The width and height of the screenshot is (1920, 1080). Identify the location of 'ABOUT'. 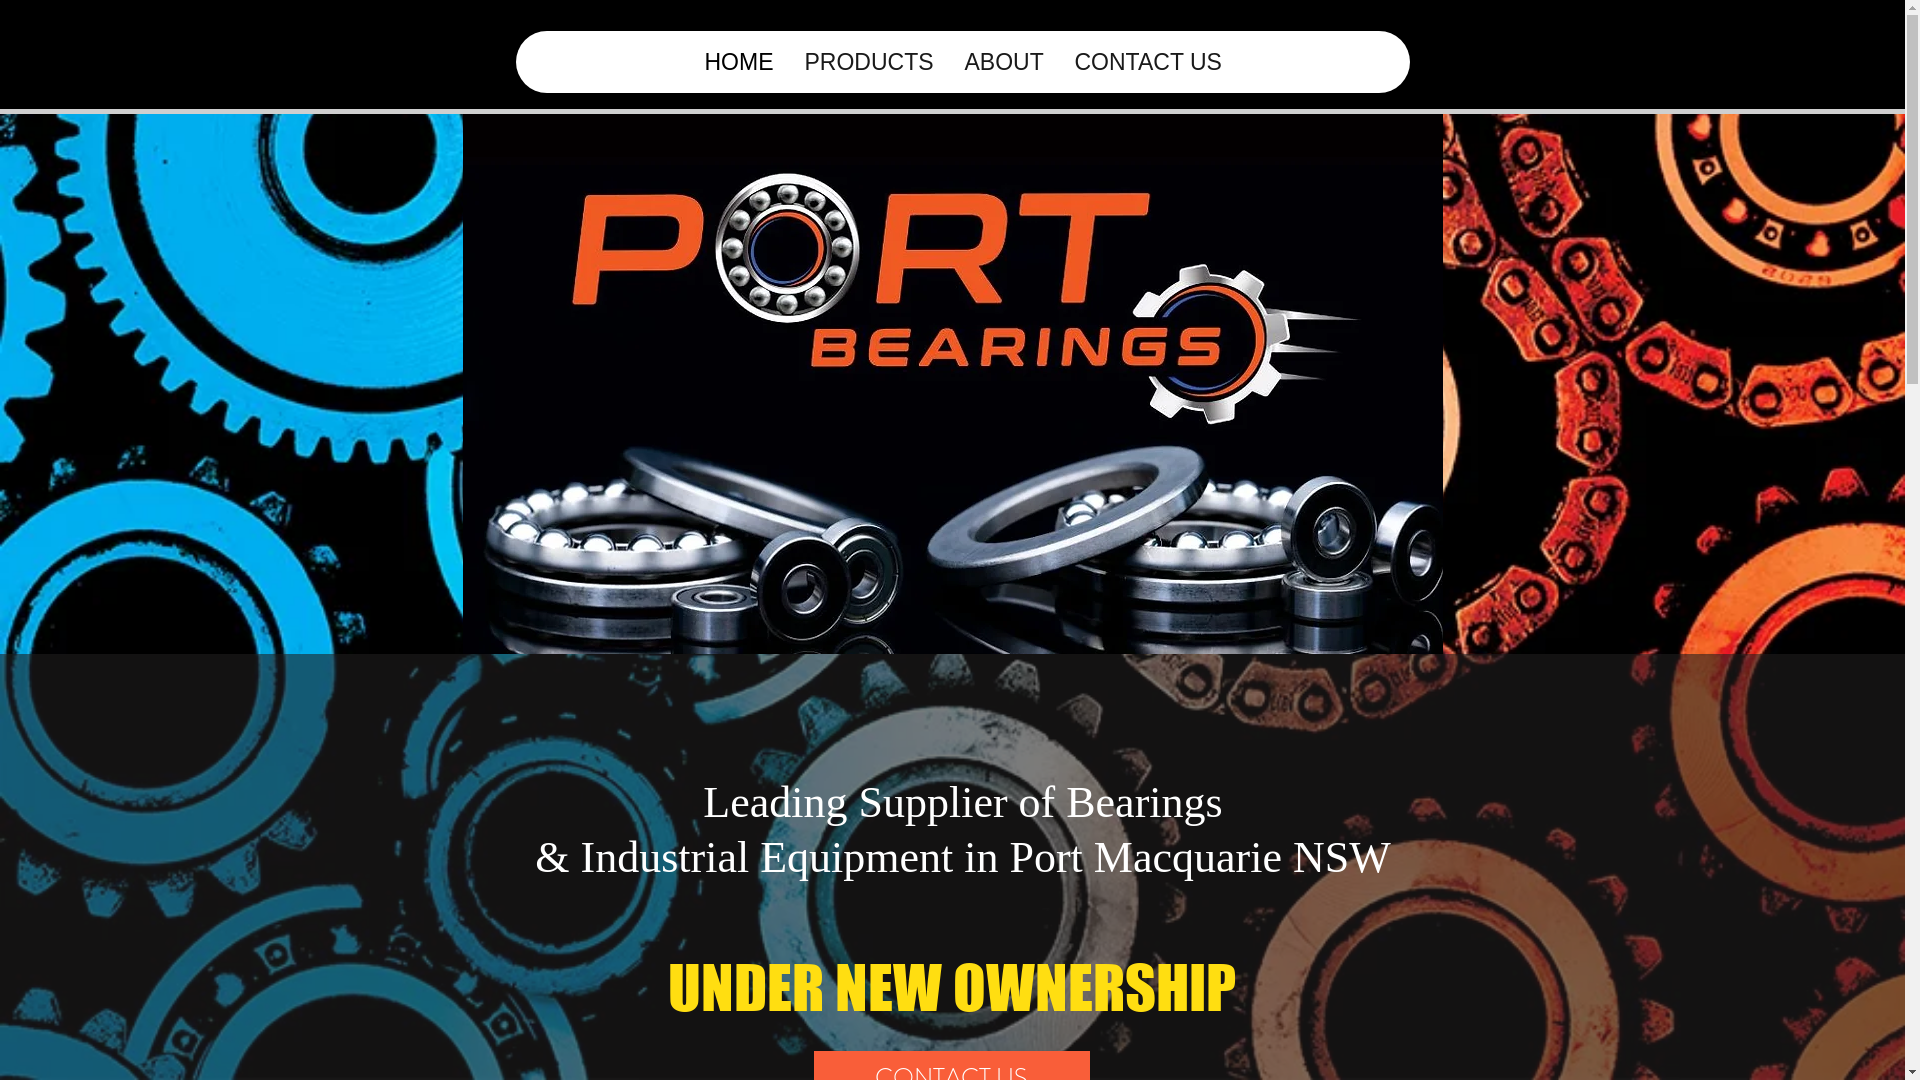
(1003, 60).